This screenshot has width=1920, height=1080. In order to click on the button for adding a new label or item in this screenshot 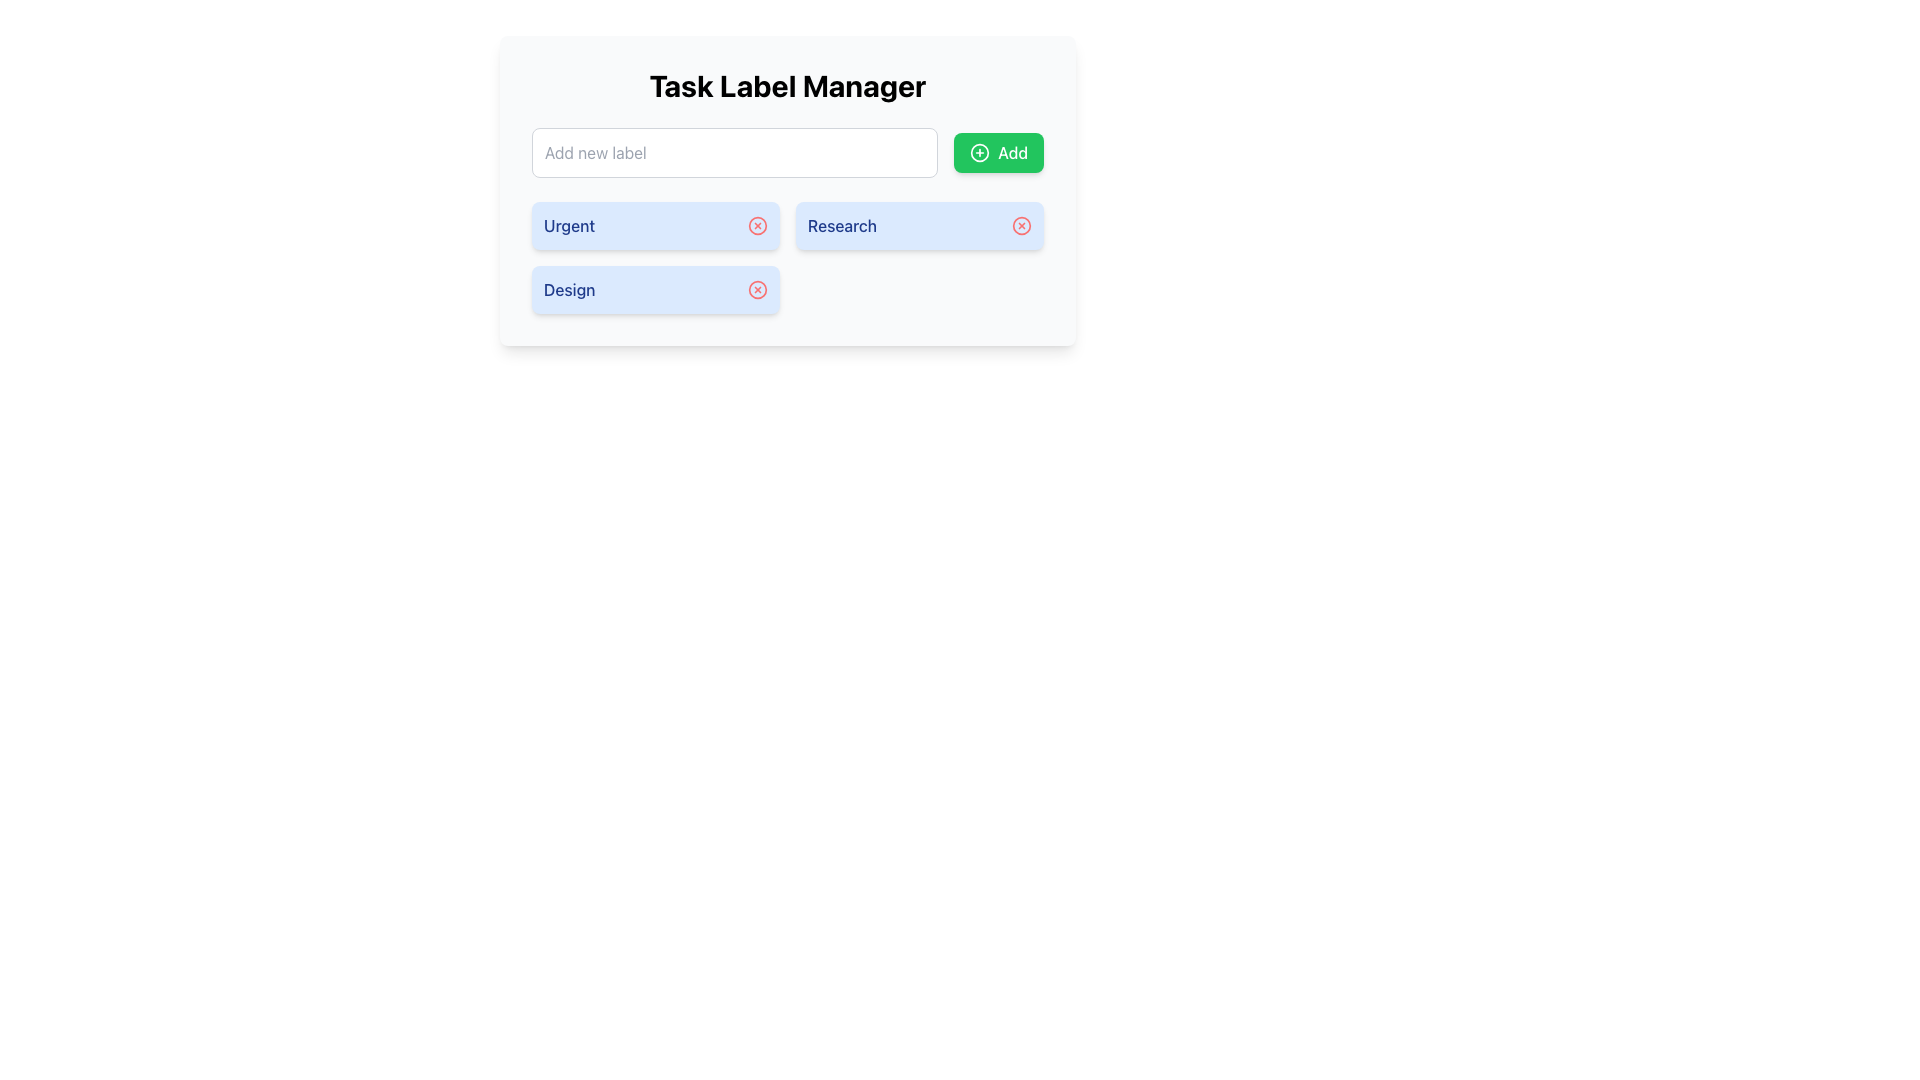, I will do `click(999, 152)`.